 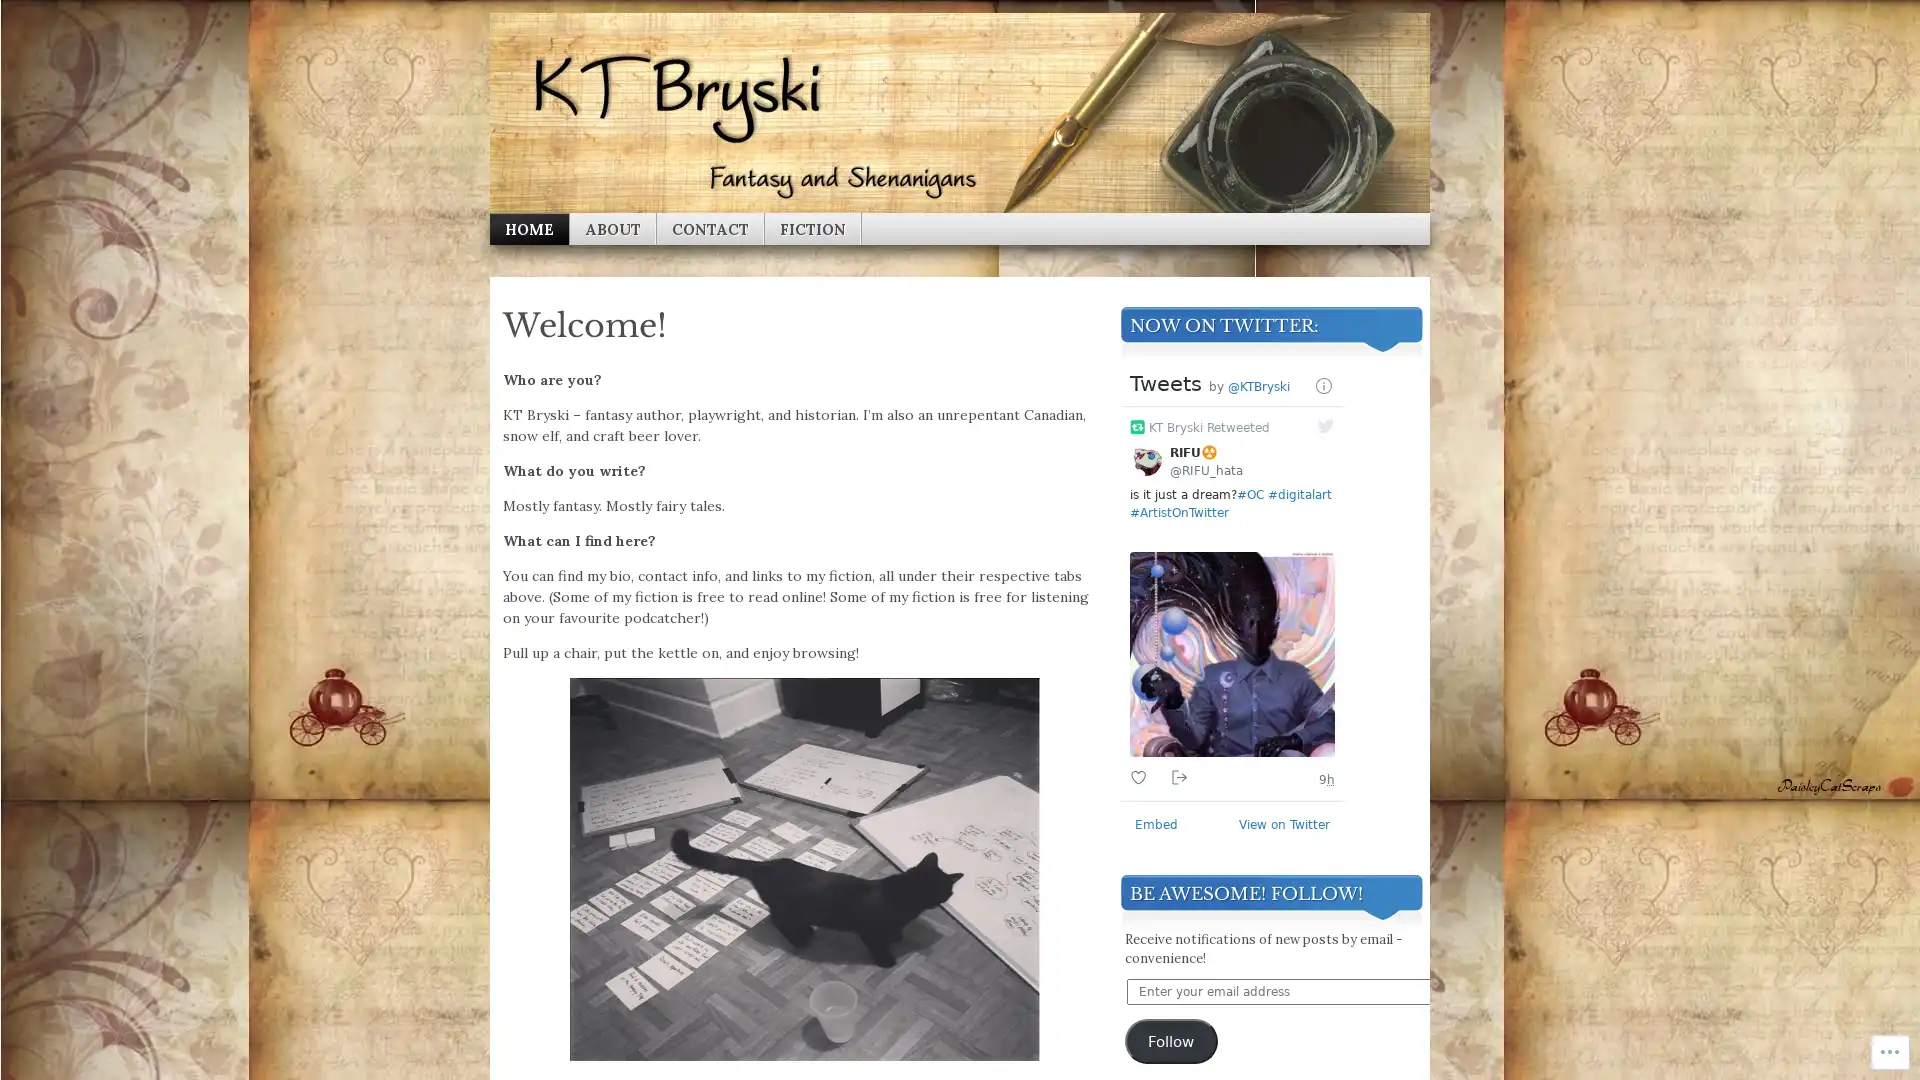 What do you see at coordinates (1171, 1040) in the screenshot?
I see `Follow` at bounding box center [1171, 1040].